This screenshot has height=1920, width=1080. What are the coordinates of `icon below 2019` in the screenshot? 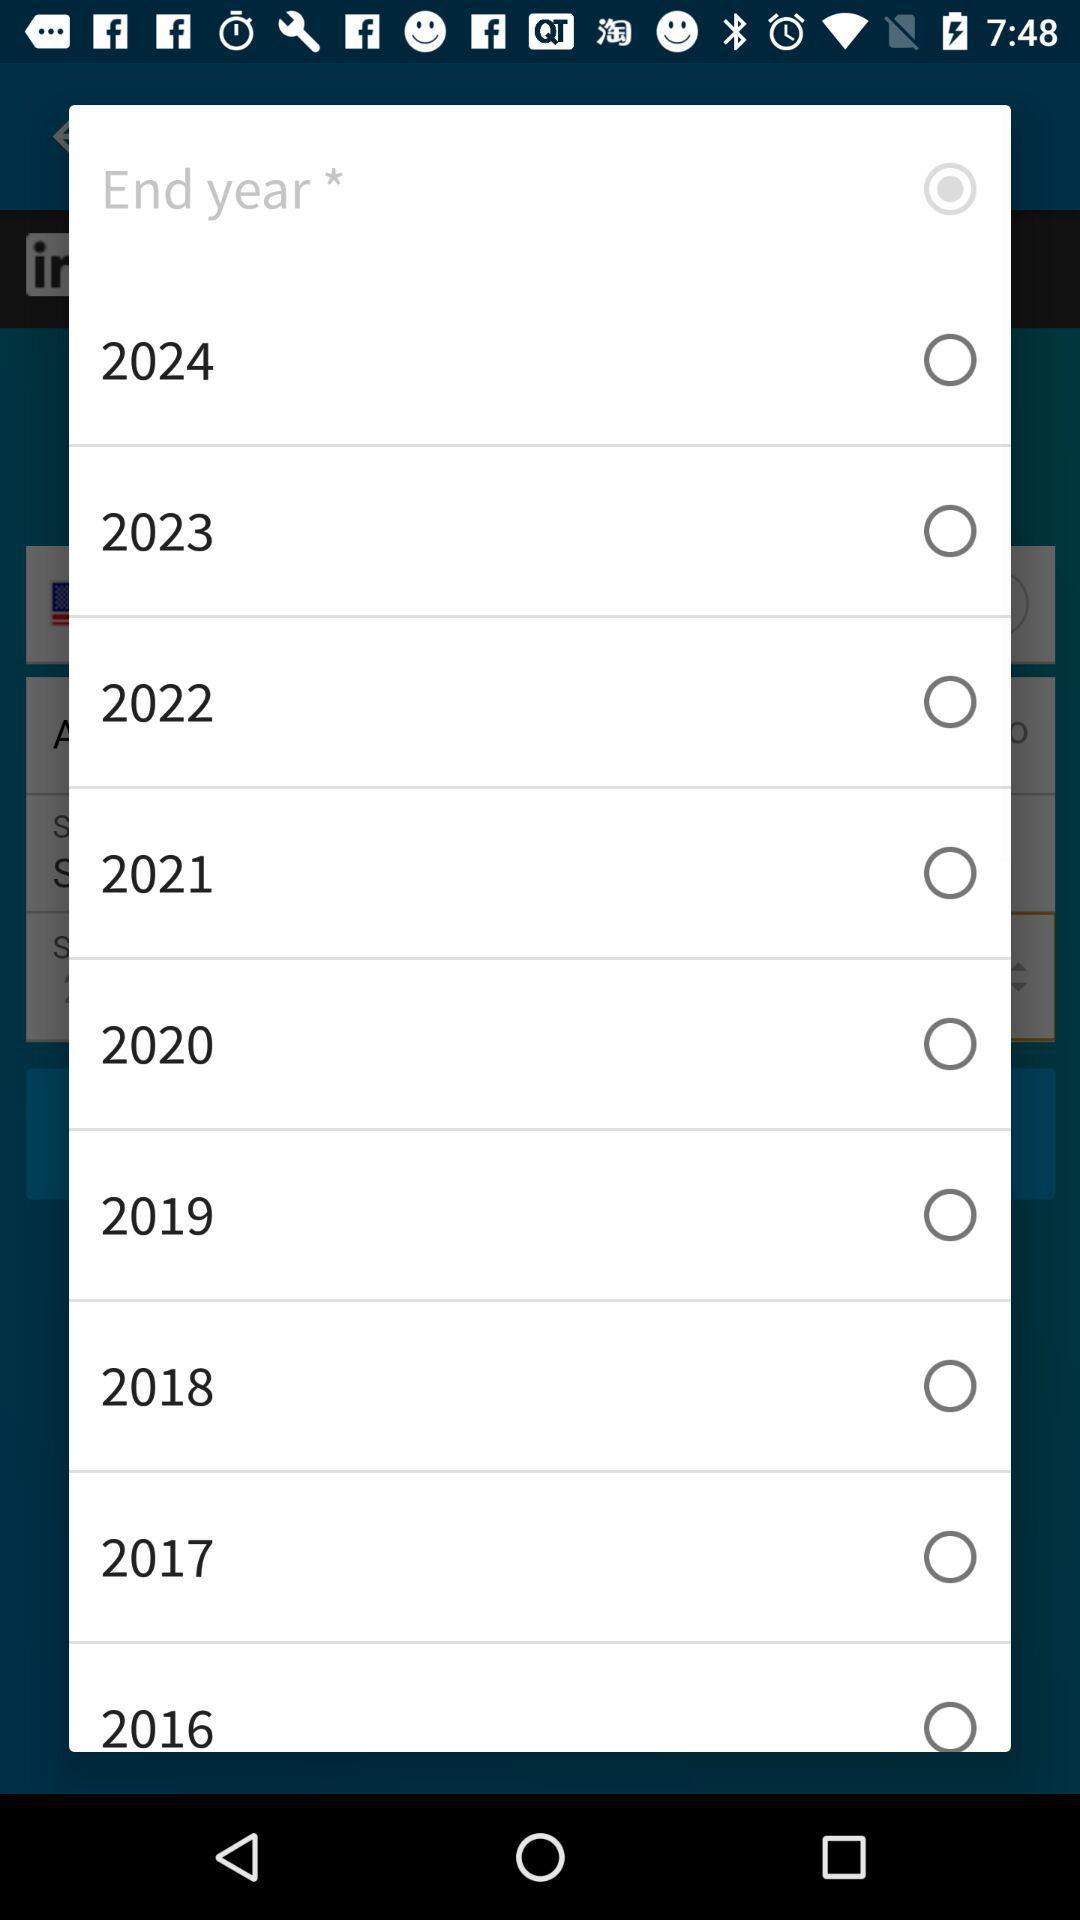 It's located at (540, 1385).